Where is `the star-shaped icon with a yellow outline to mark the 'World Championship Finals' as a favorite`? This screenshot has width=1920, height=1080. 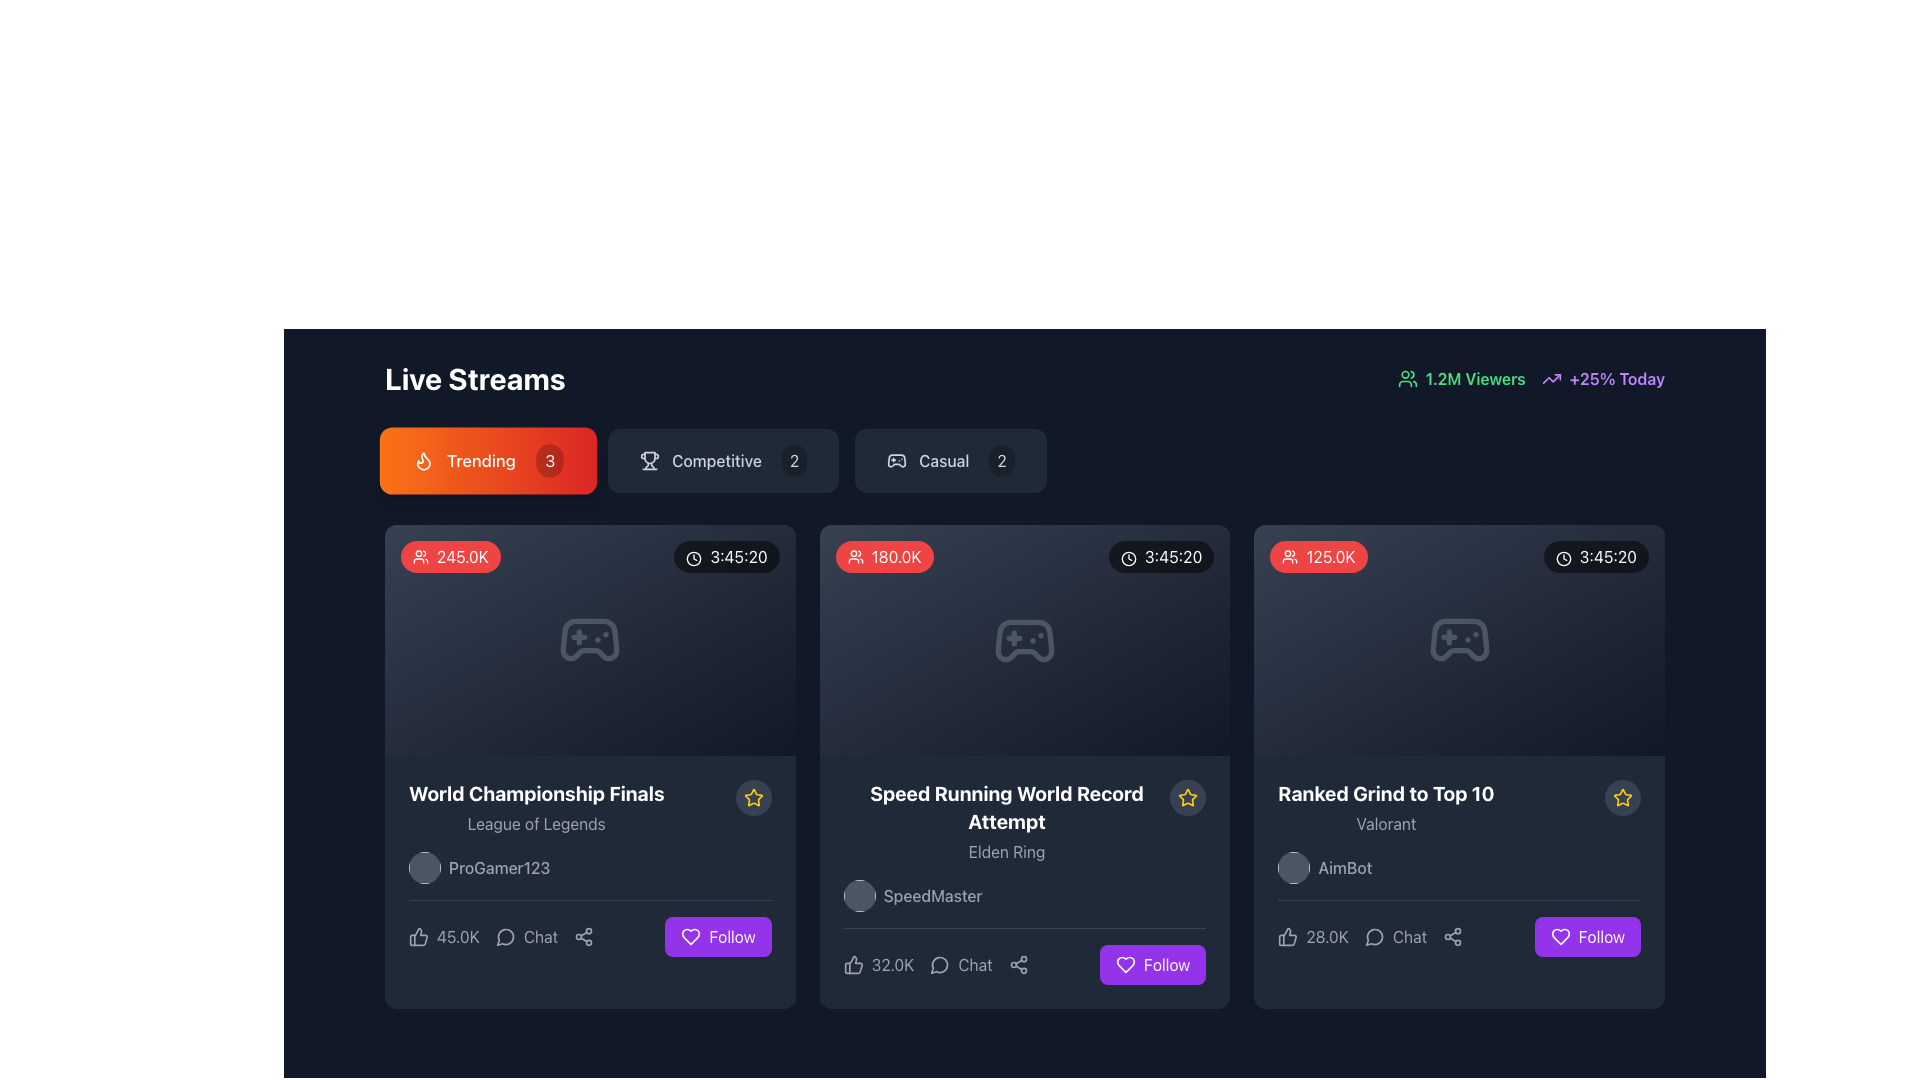 the star-shaped icon with a yellow outline to mark the 'World Championship Finals' as a favorite is located at coordinates (752, 797).